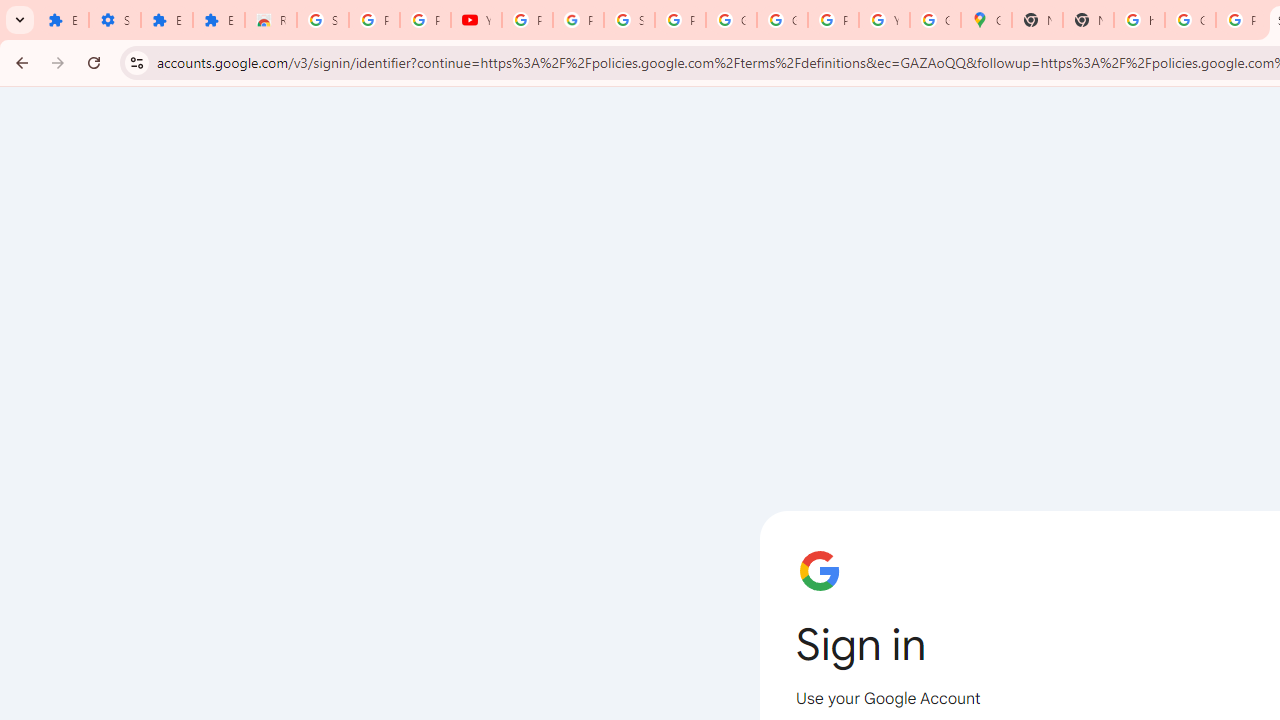 The height and width of the screenshot is (720, 1280). What do you see at coordinates (113, 20) in the screenshot?
I see `'Settings'` at bounding box center [113, 20].